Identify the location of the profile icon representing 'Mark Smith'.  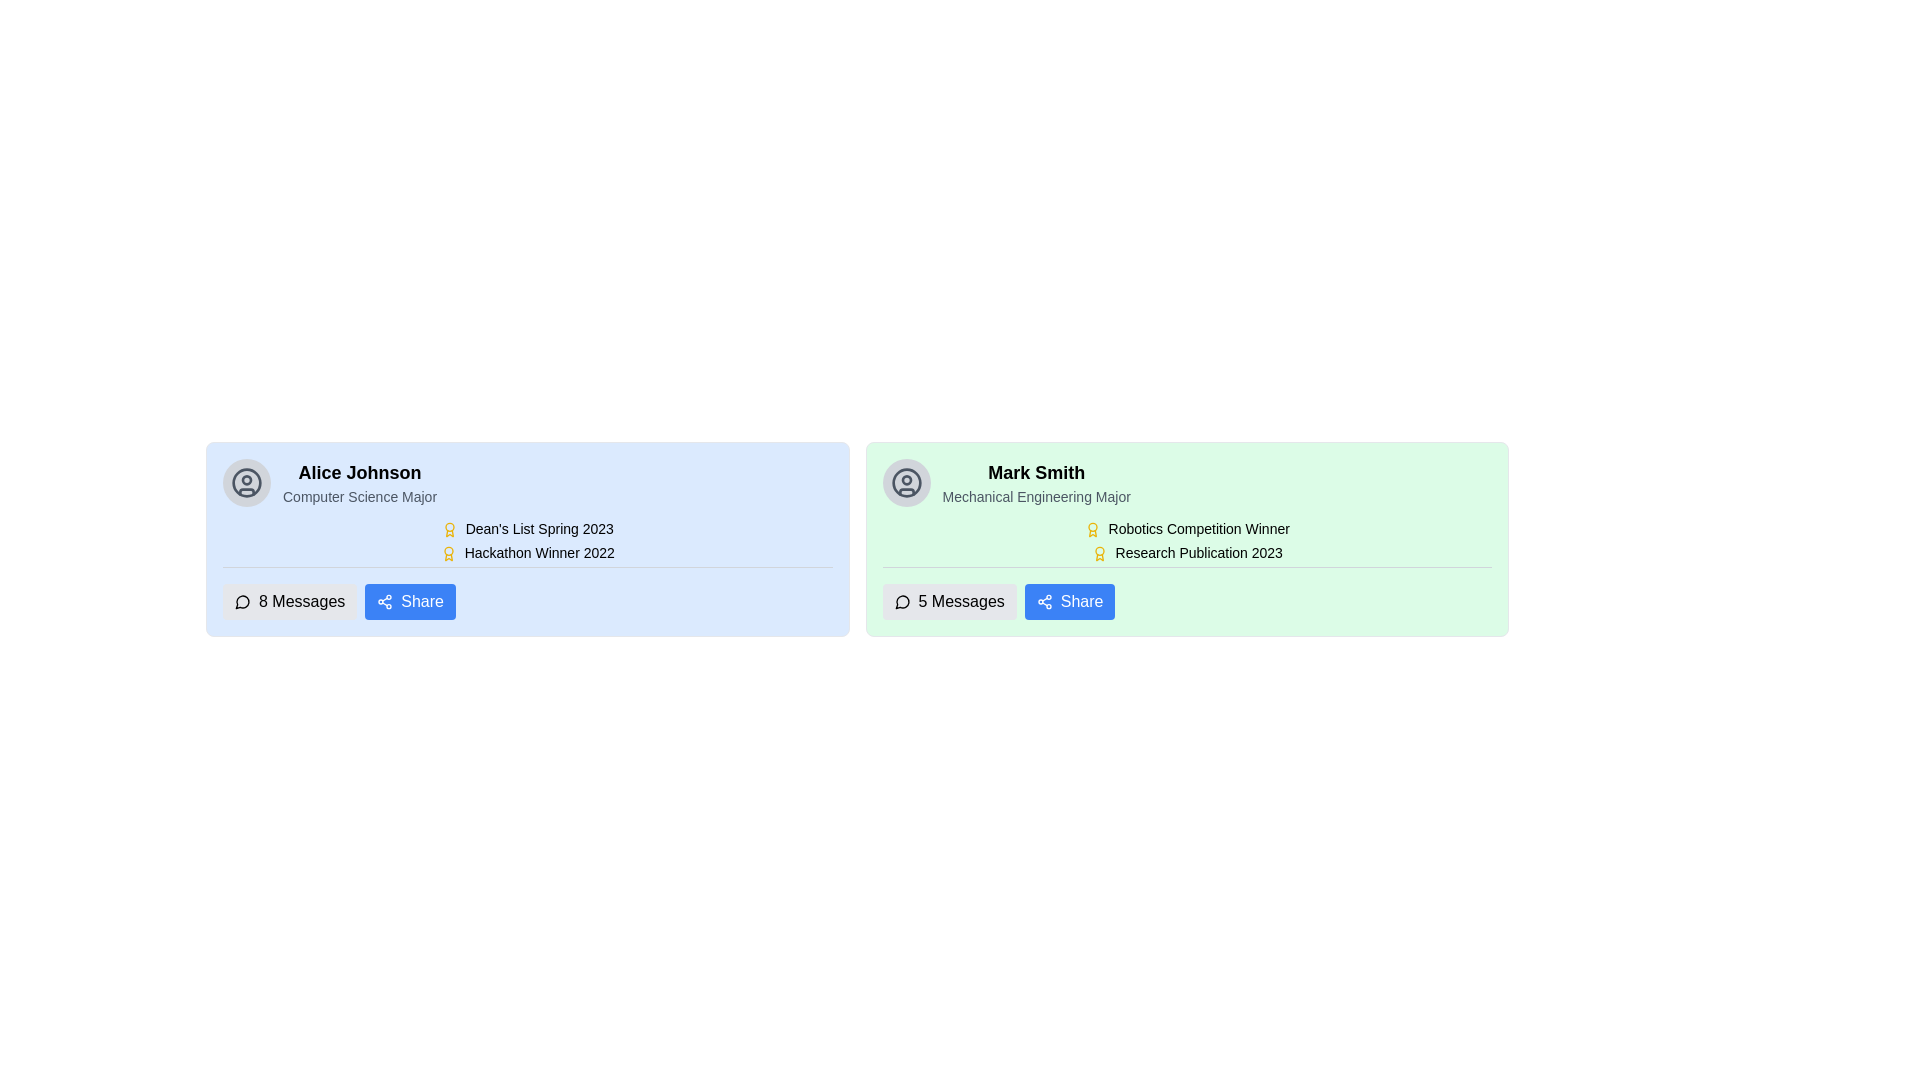
(905, 482).